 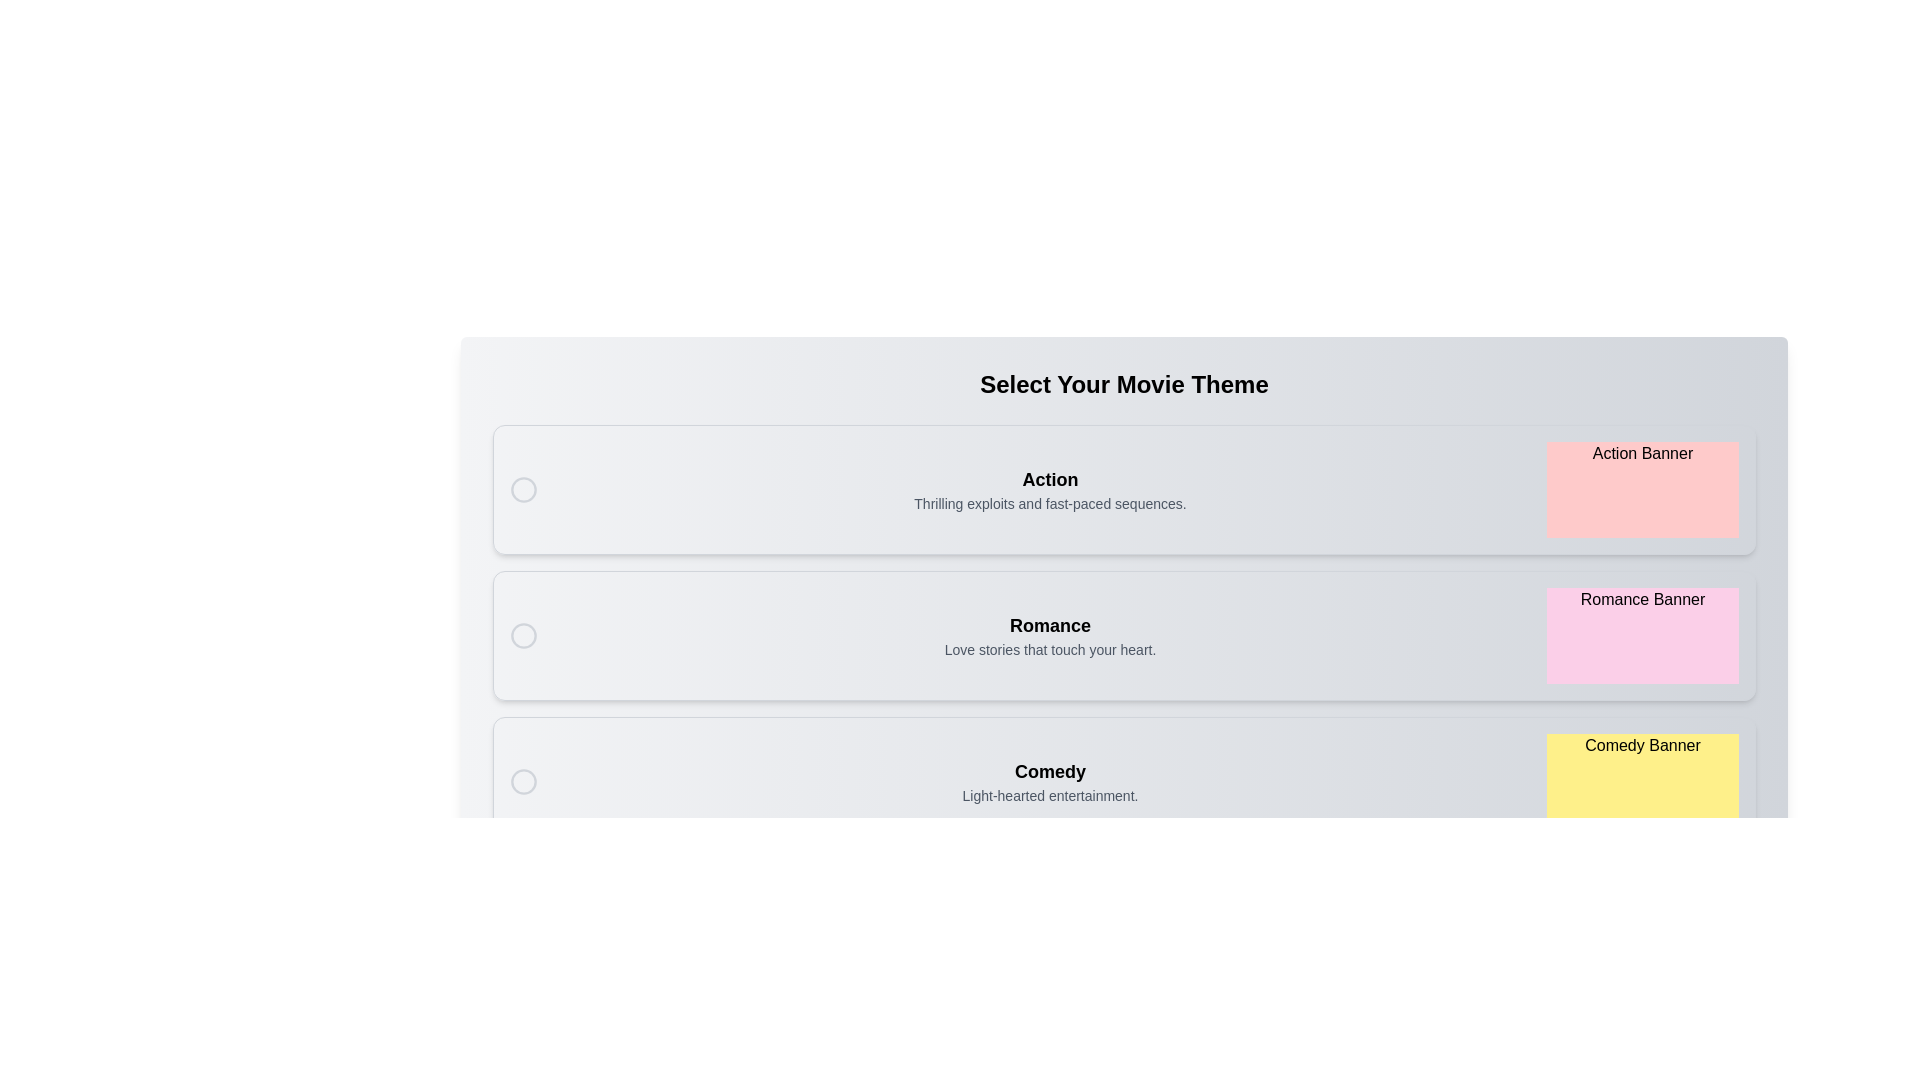 I want to click on the centrally aligned text block displaying the title and description for the 'Comedy' category, located in the third option box from the top, so click(x=1049, y=781).